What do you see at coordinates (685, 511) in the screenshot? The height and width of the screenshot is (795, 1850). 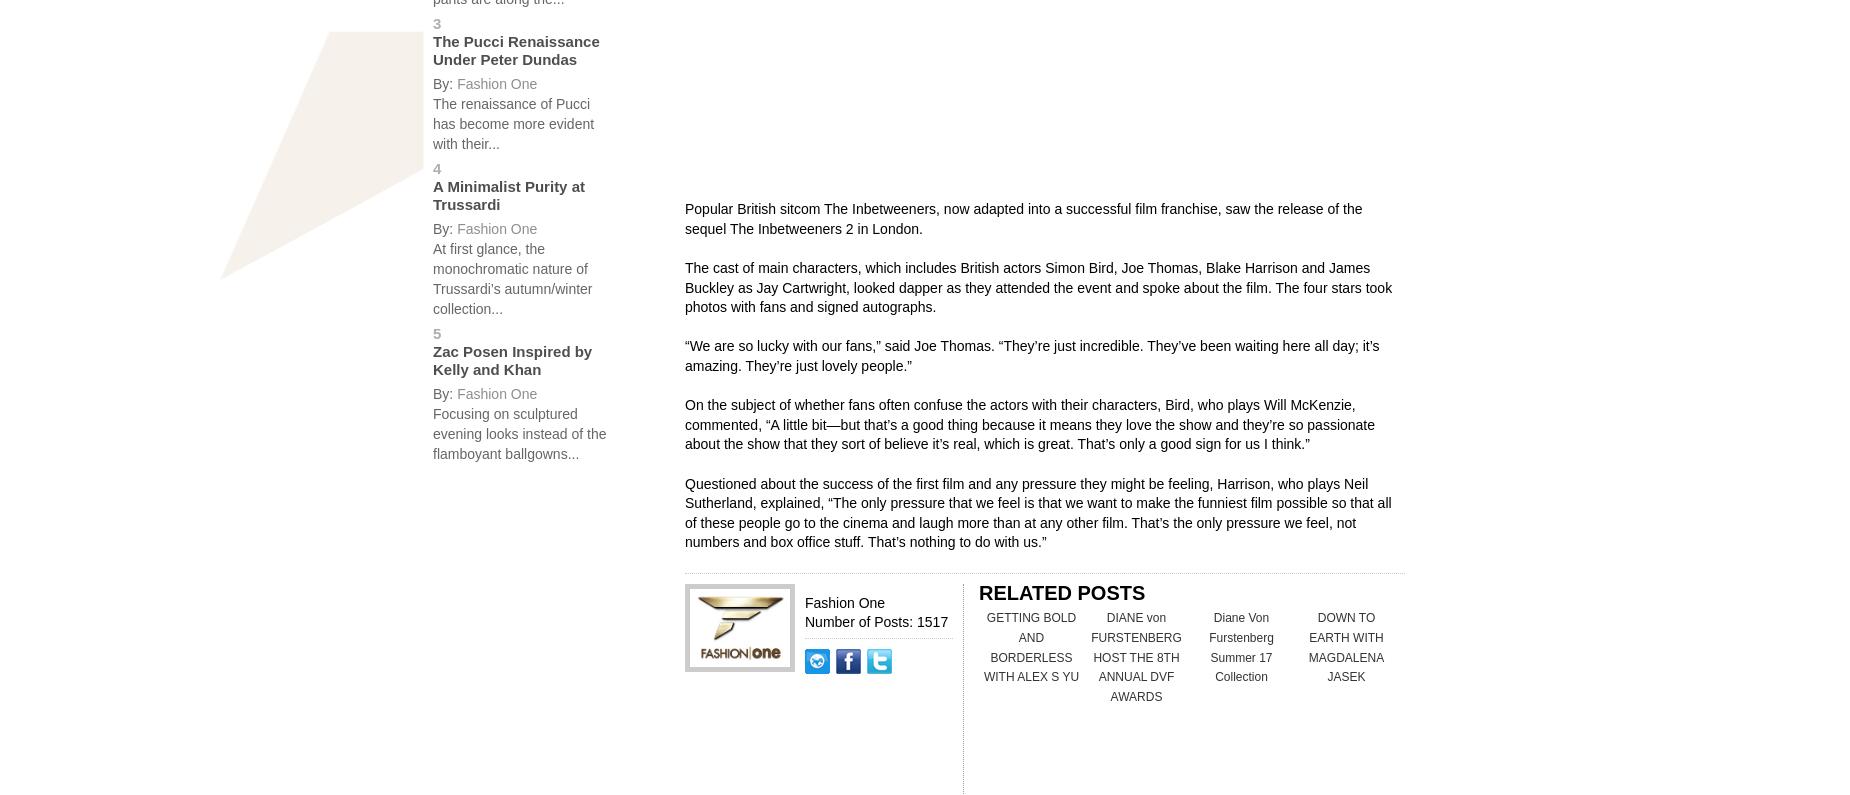 I see `'Questioned about the success of the first film and any pressure they might be feeling, Harrison, who plays Neil Sutherland, explained, “The only pressure that we feel is that we want to make the funniest film possible so that all of these people go to the cinema and laugh more than at any other film. That’s the only pressure we feel, not numbers and box office stuff. That’s nothing to do with us.”'` at bounding box center [685, 511].